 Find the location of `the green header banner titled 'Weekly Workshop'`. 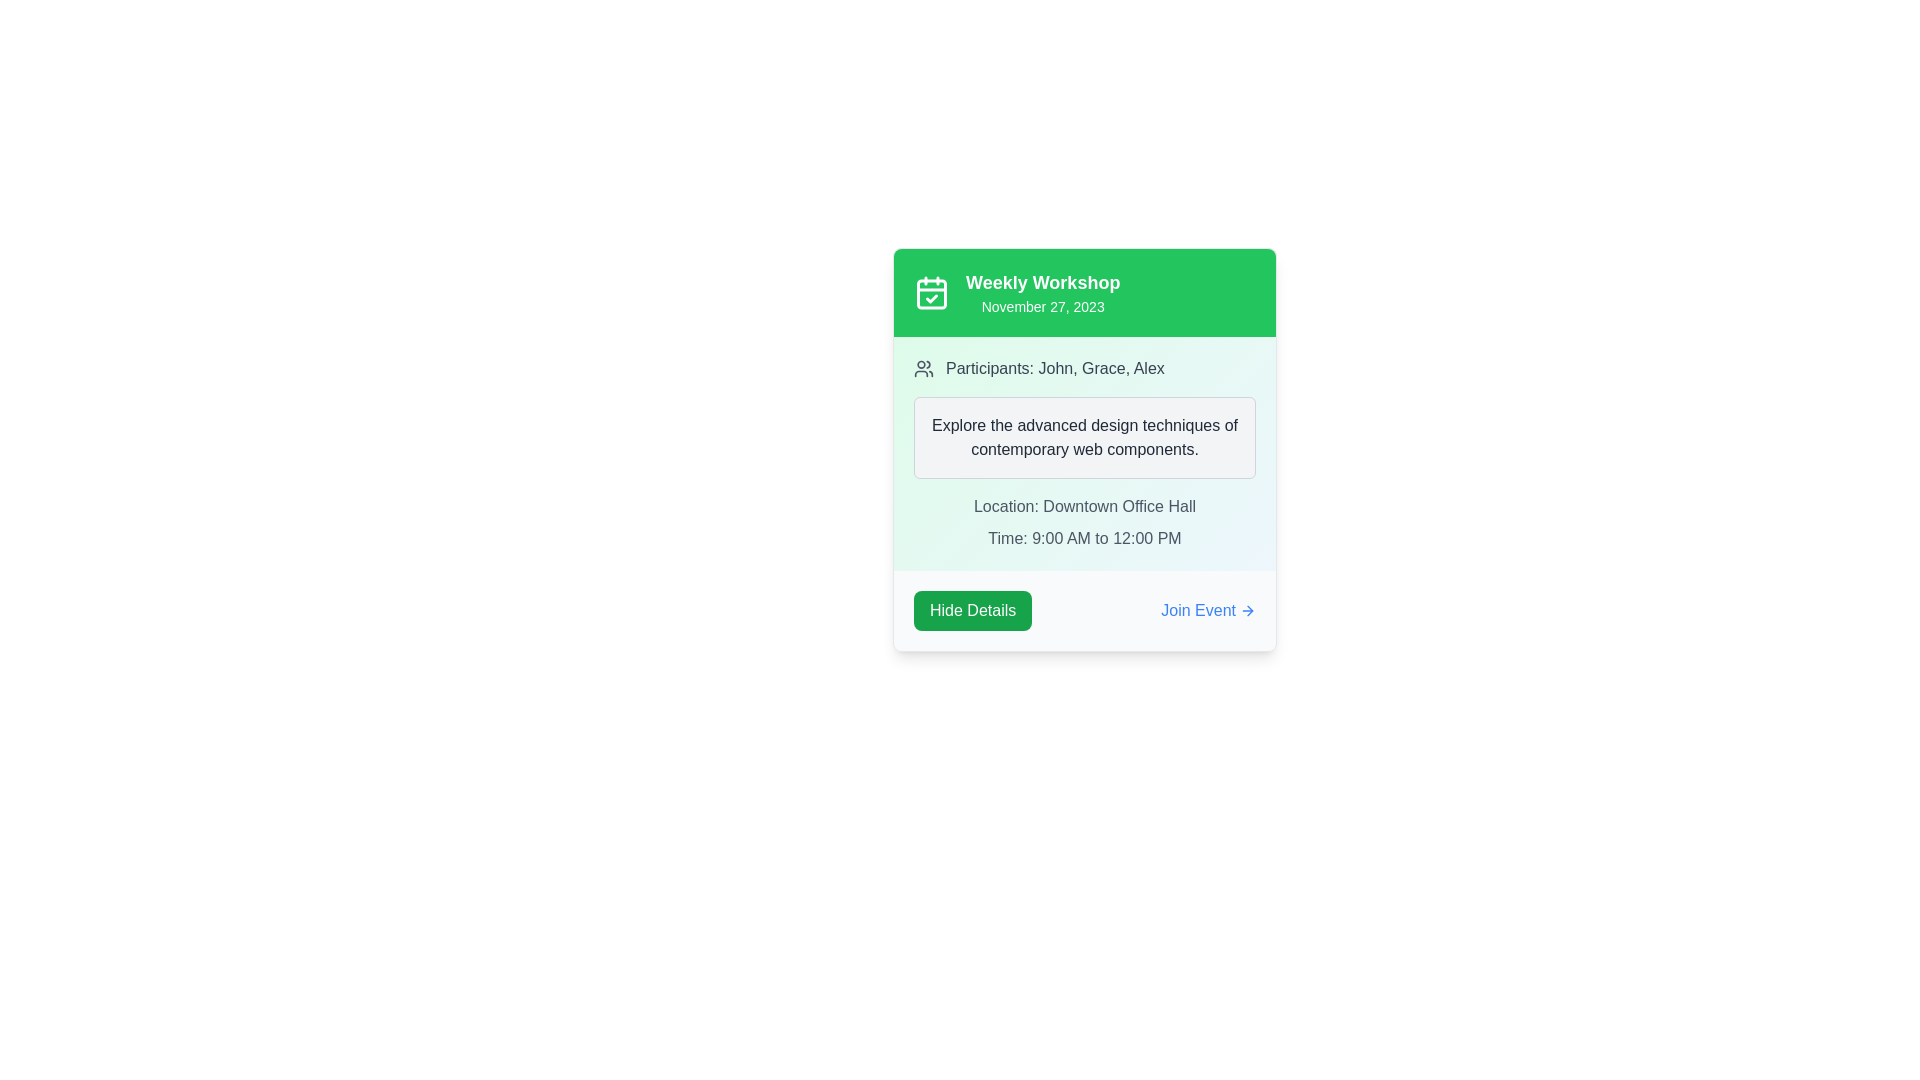

the green header banner titled 'Weekly Workshop' is located at coordinates (1083, 293).